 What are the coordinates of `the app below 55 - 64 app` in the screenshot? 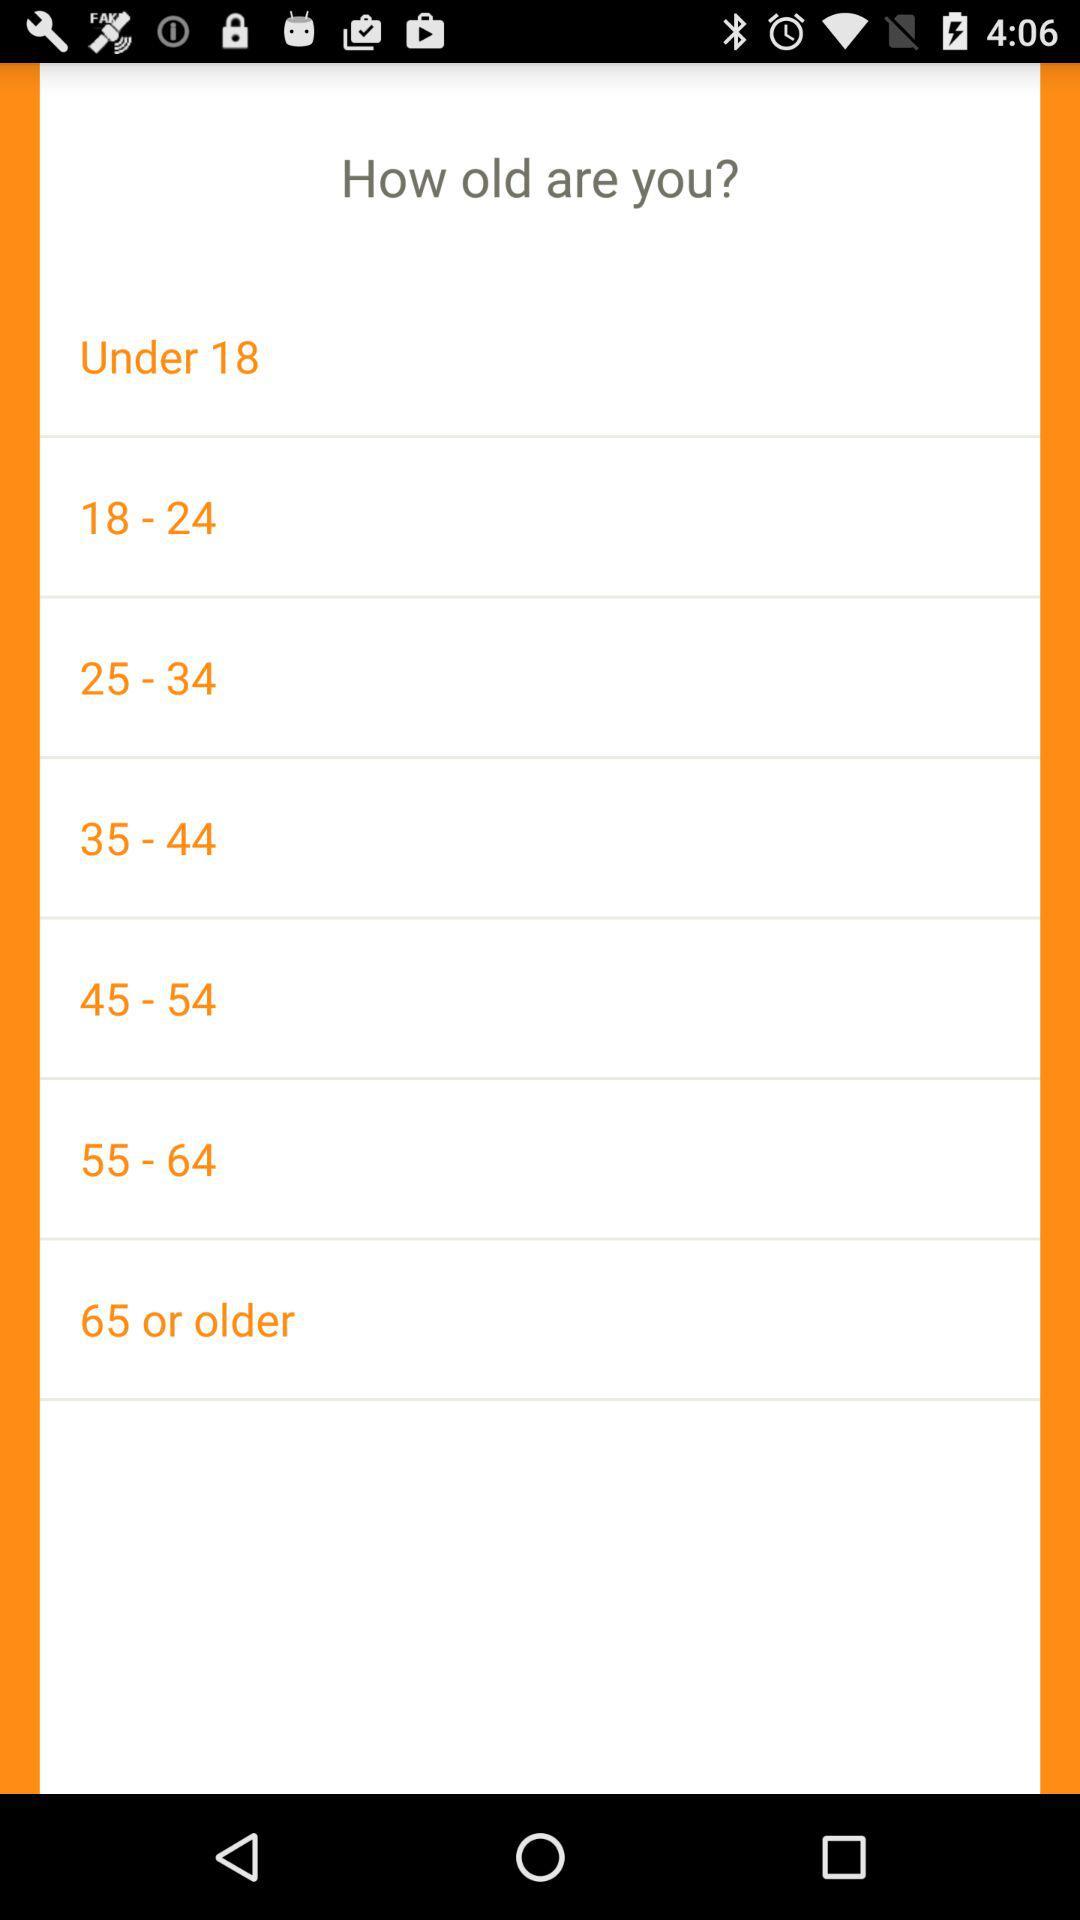 It's located at (540, 1319).